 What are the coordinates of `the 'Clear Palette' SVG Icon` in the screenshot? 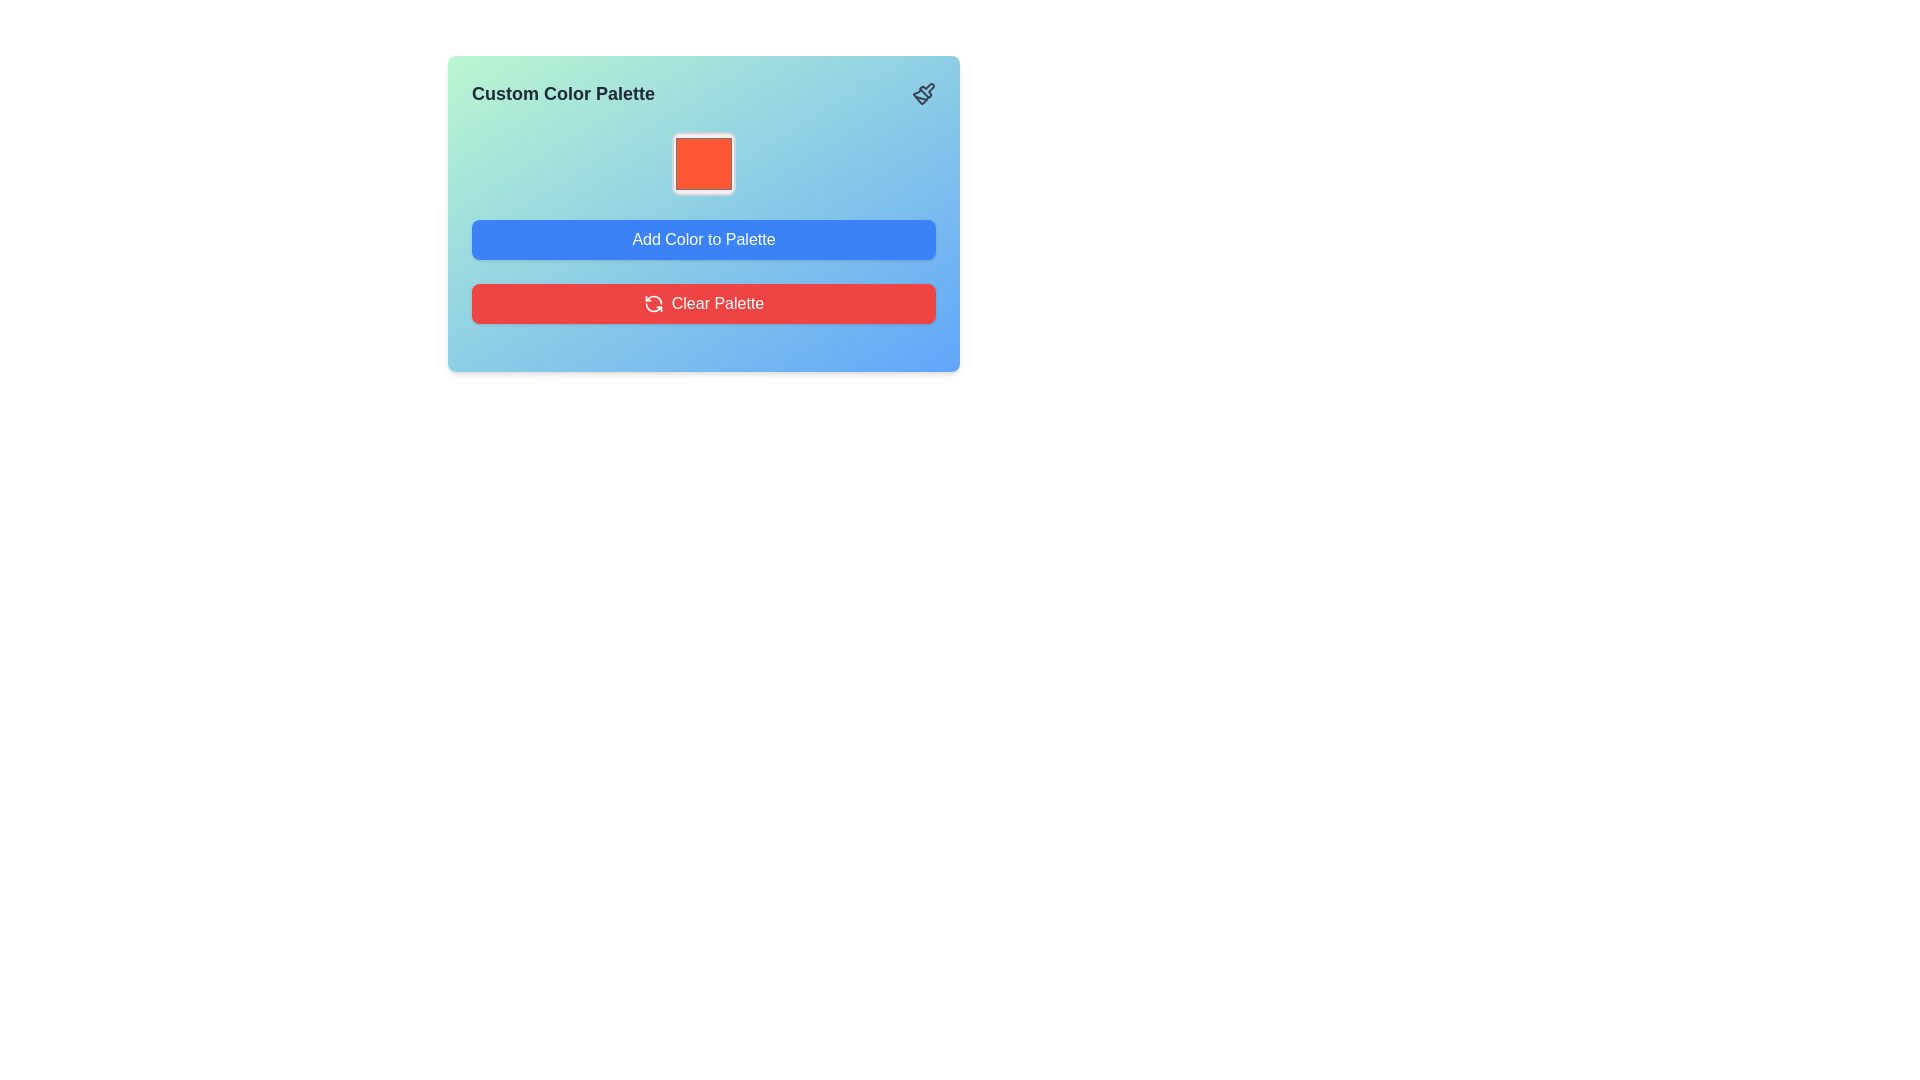 It's located at (653, 304).